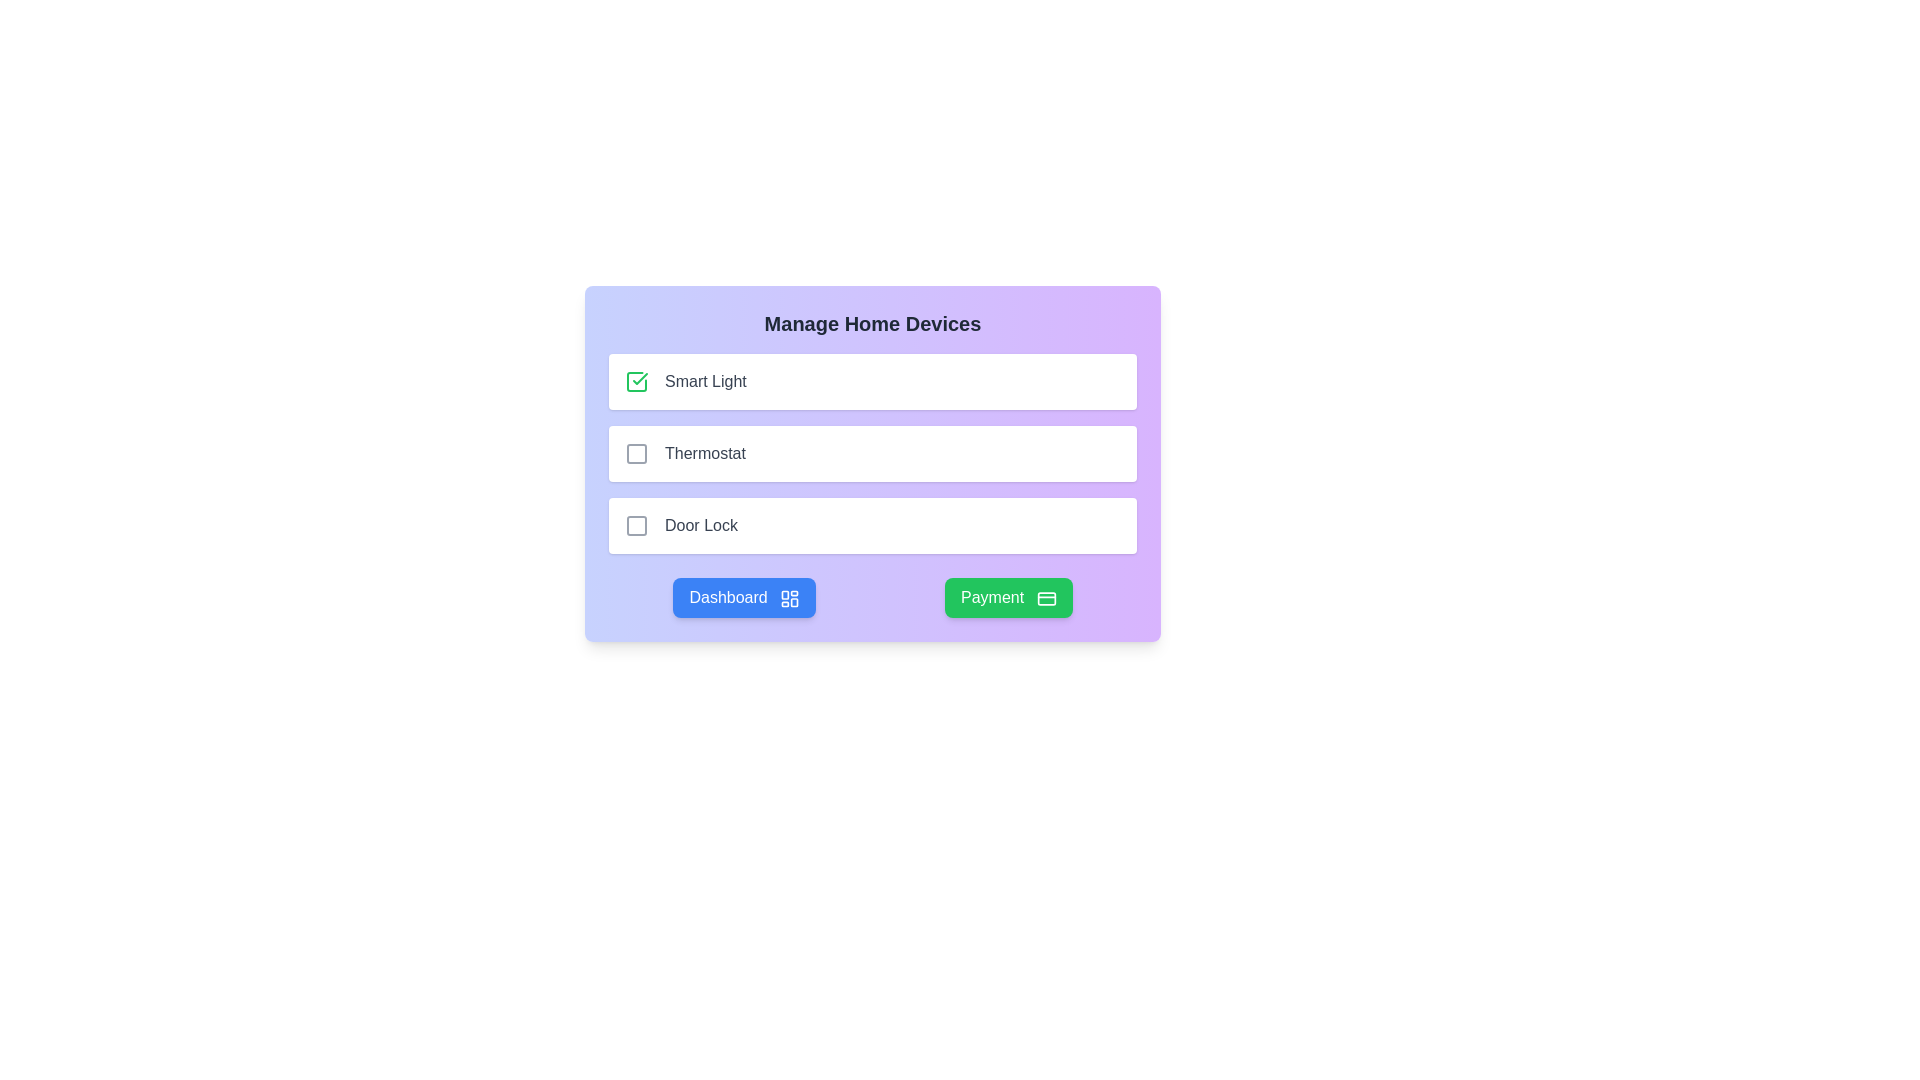  Describe the element at coordinates (1045, 597) in the screenshot. I see `the Decorative SVG icon representing the credit card within the green 'Payment' button located at the bottom-right corner of the interface` at that location.